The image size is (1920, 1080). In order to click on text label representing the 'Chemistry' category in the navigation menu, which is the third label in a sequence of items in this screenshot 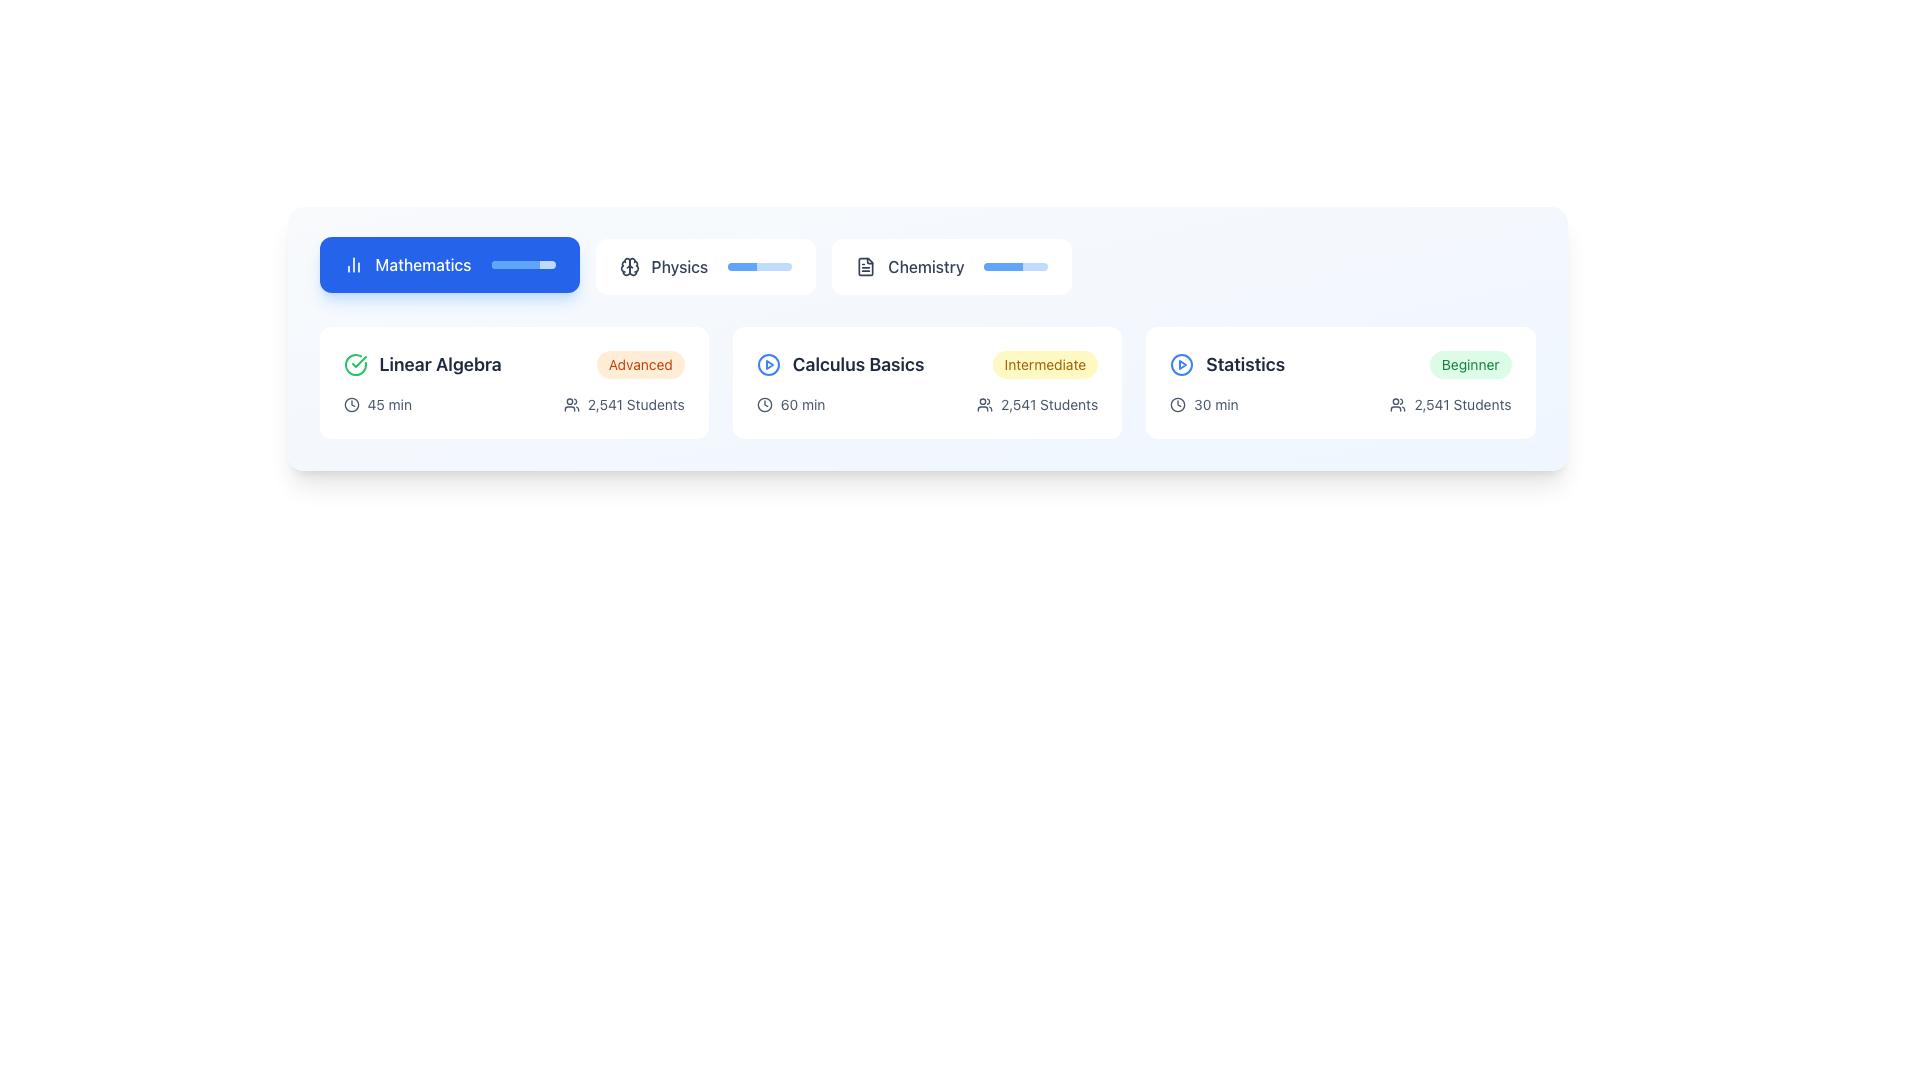, I will do `click(925, 265)`.